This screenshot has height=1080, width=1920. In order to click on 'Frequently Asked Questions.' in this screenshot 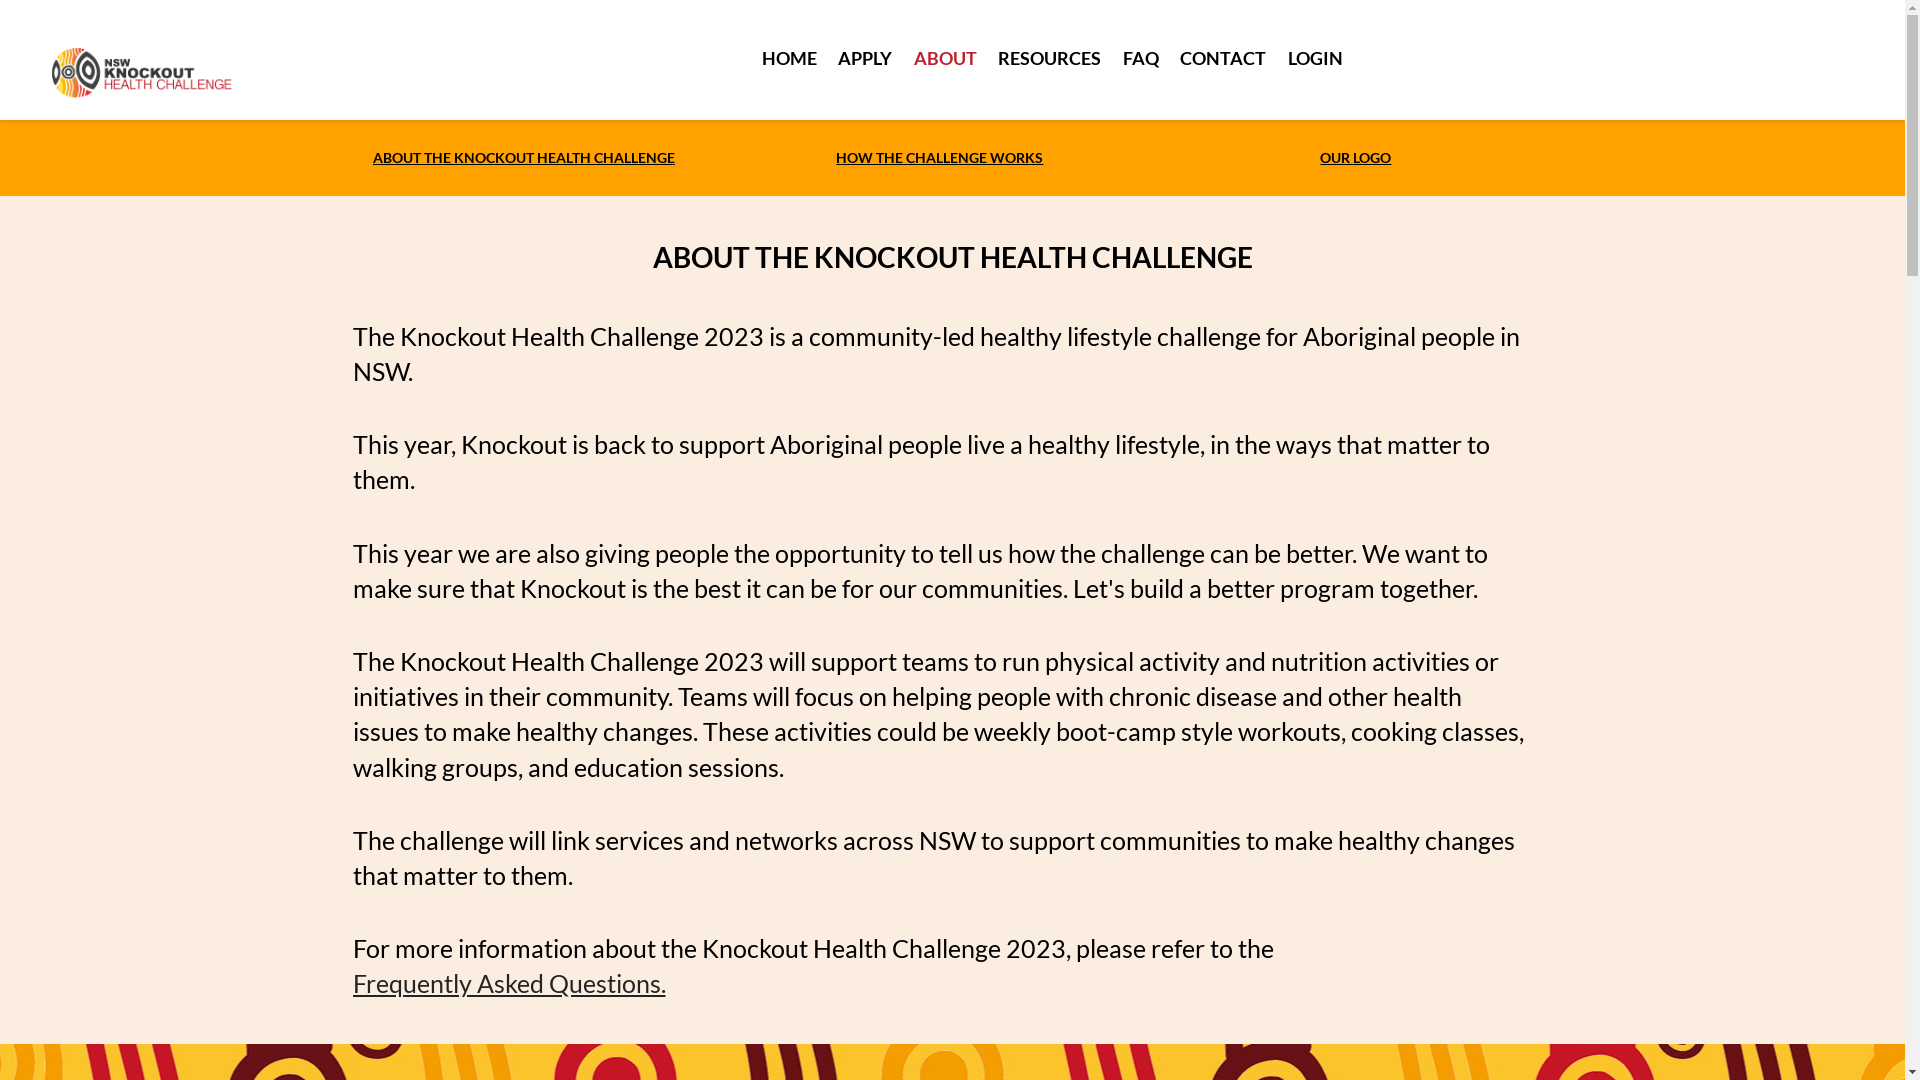, I will do `click(508, 982)`.